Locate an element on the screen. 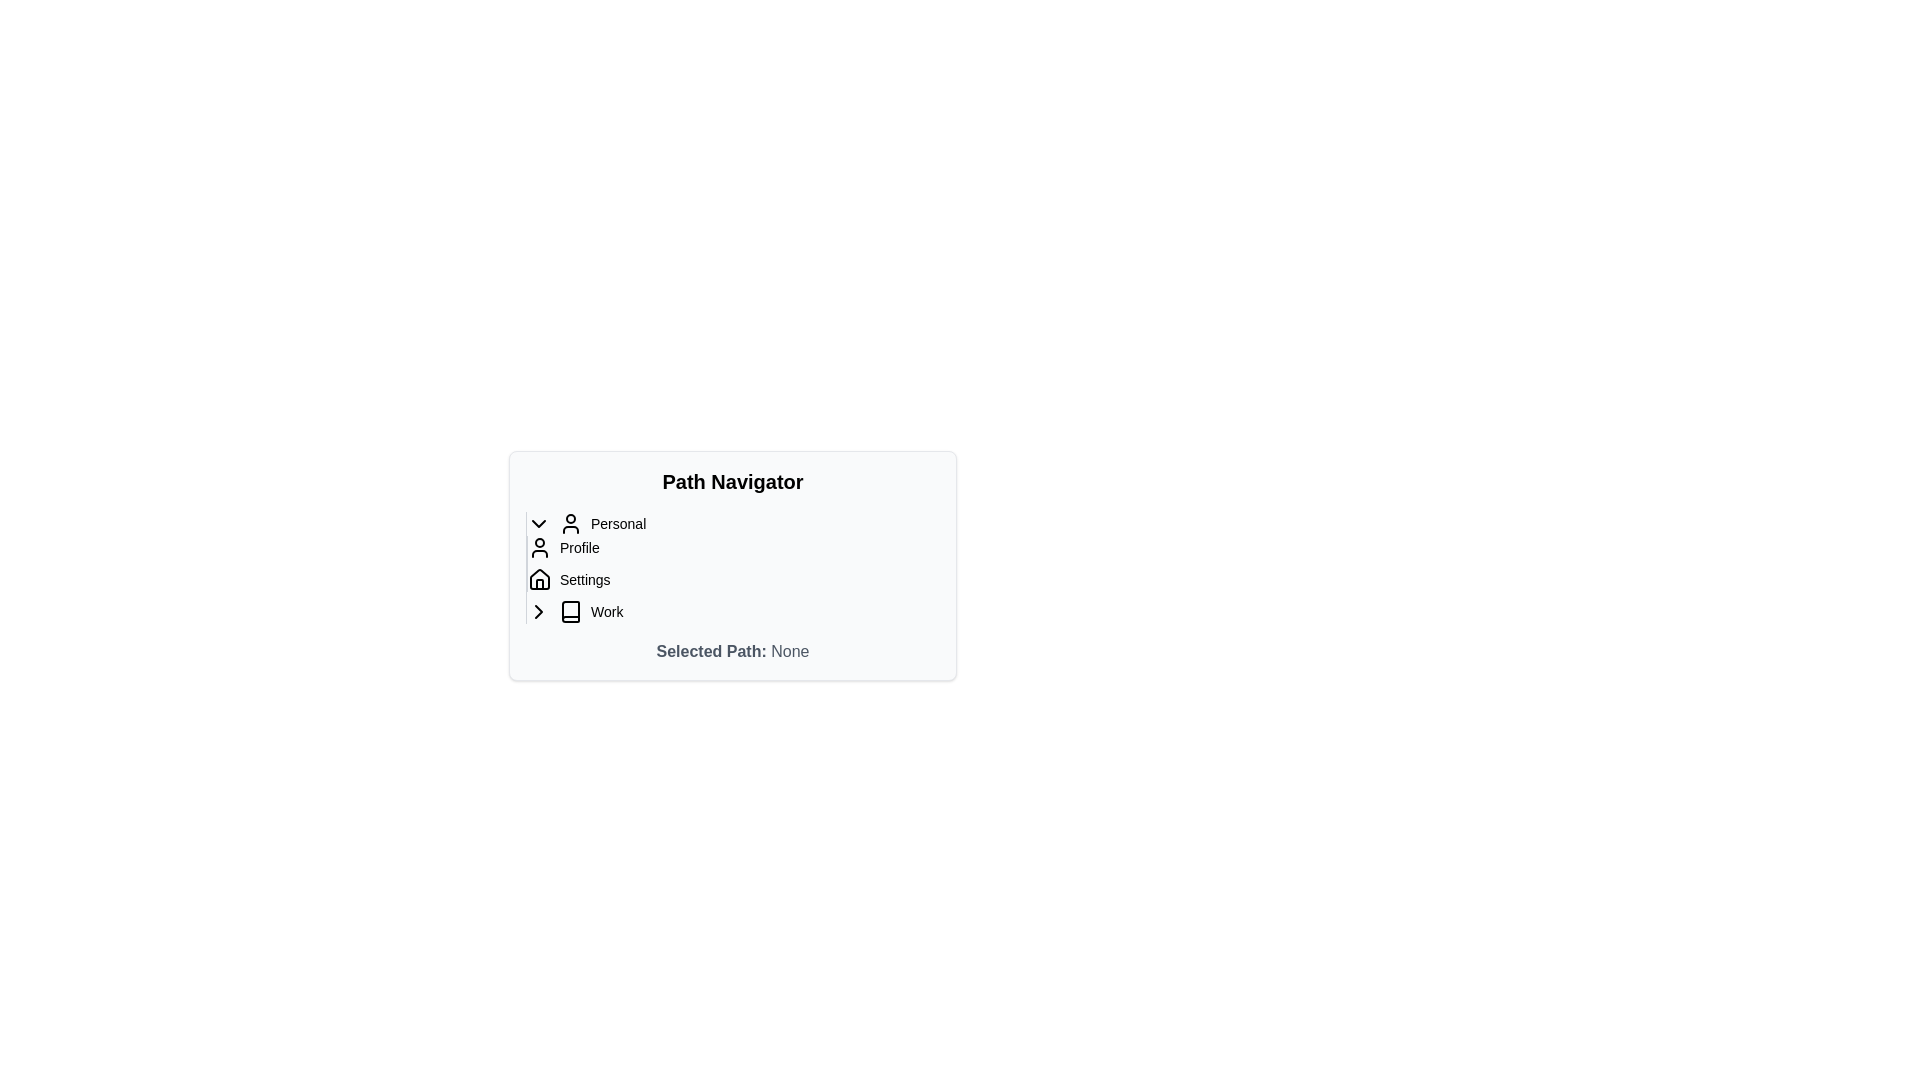  the closed book icon with a horizontal mark, which is the third icon in the vertical list aligned with the 'Work' label is located at coordinates (570, 611).